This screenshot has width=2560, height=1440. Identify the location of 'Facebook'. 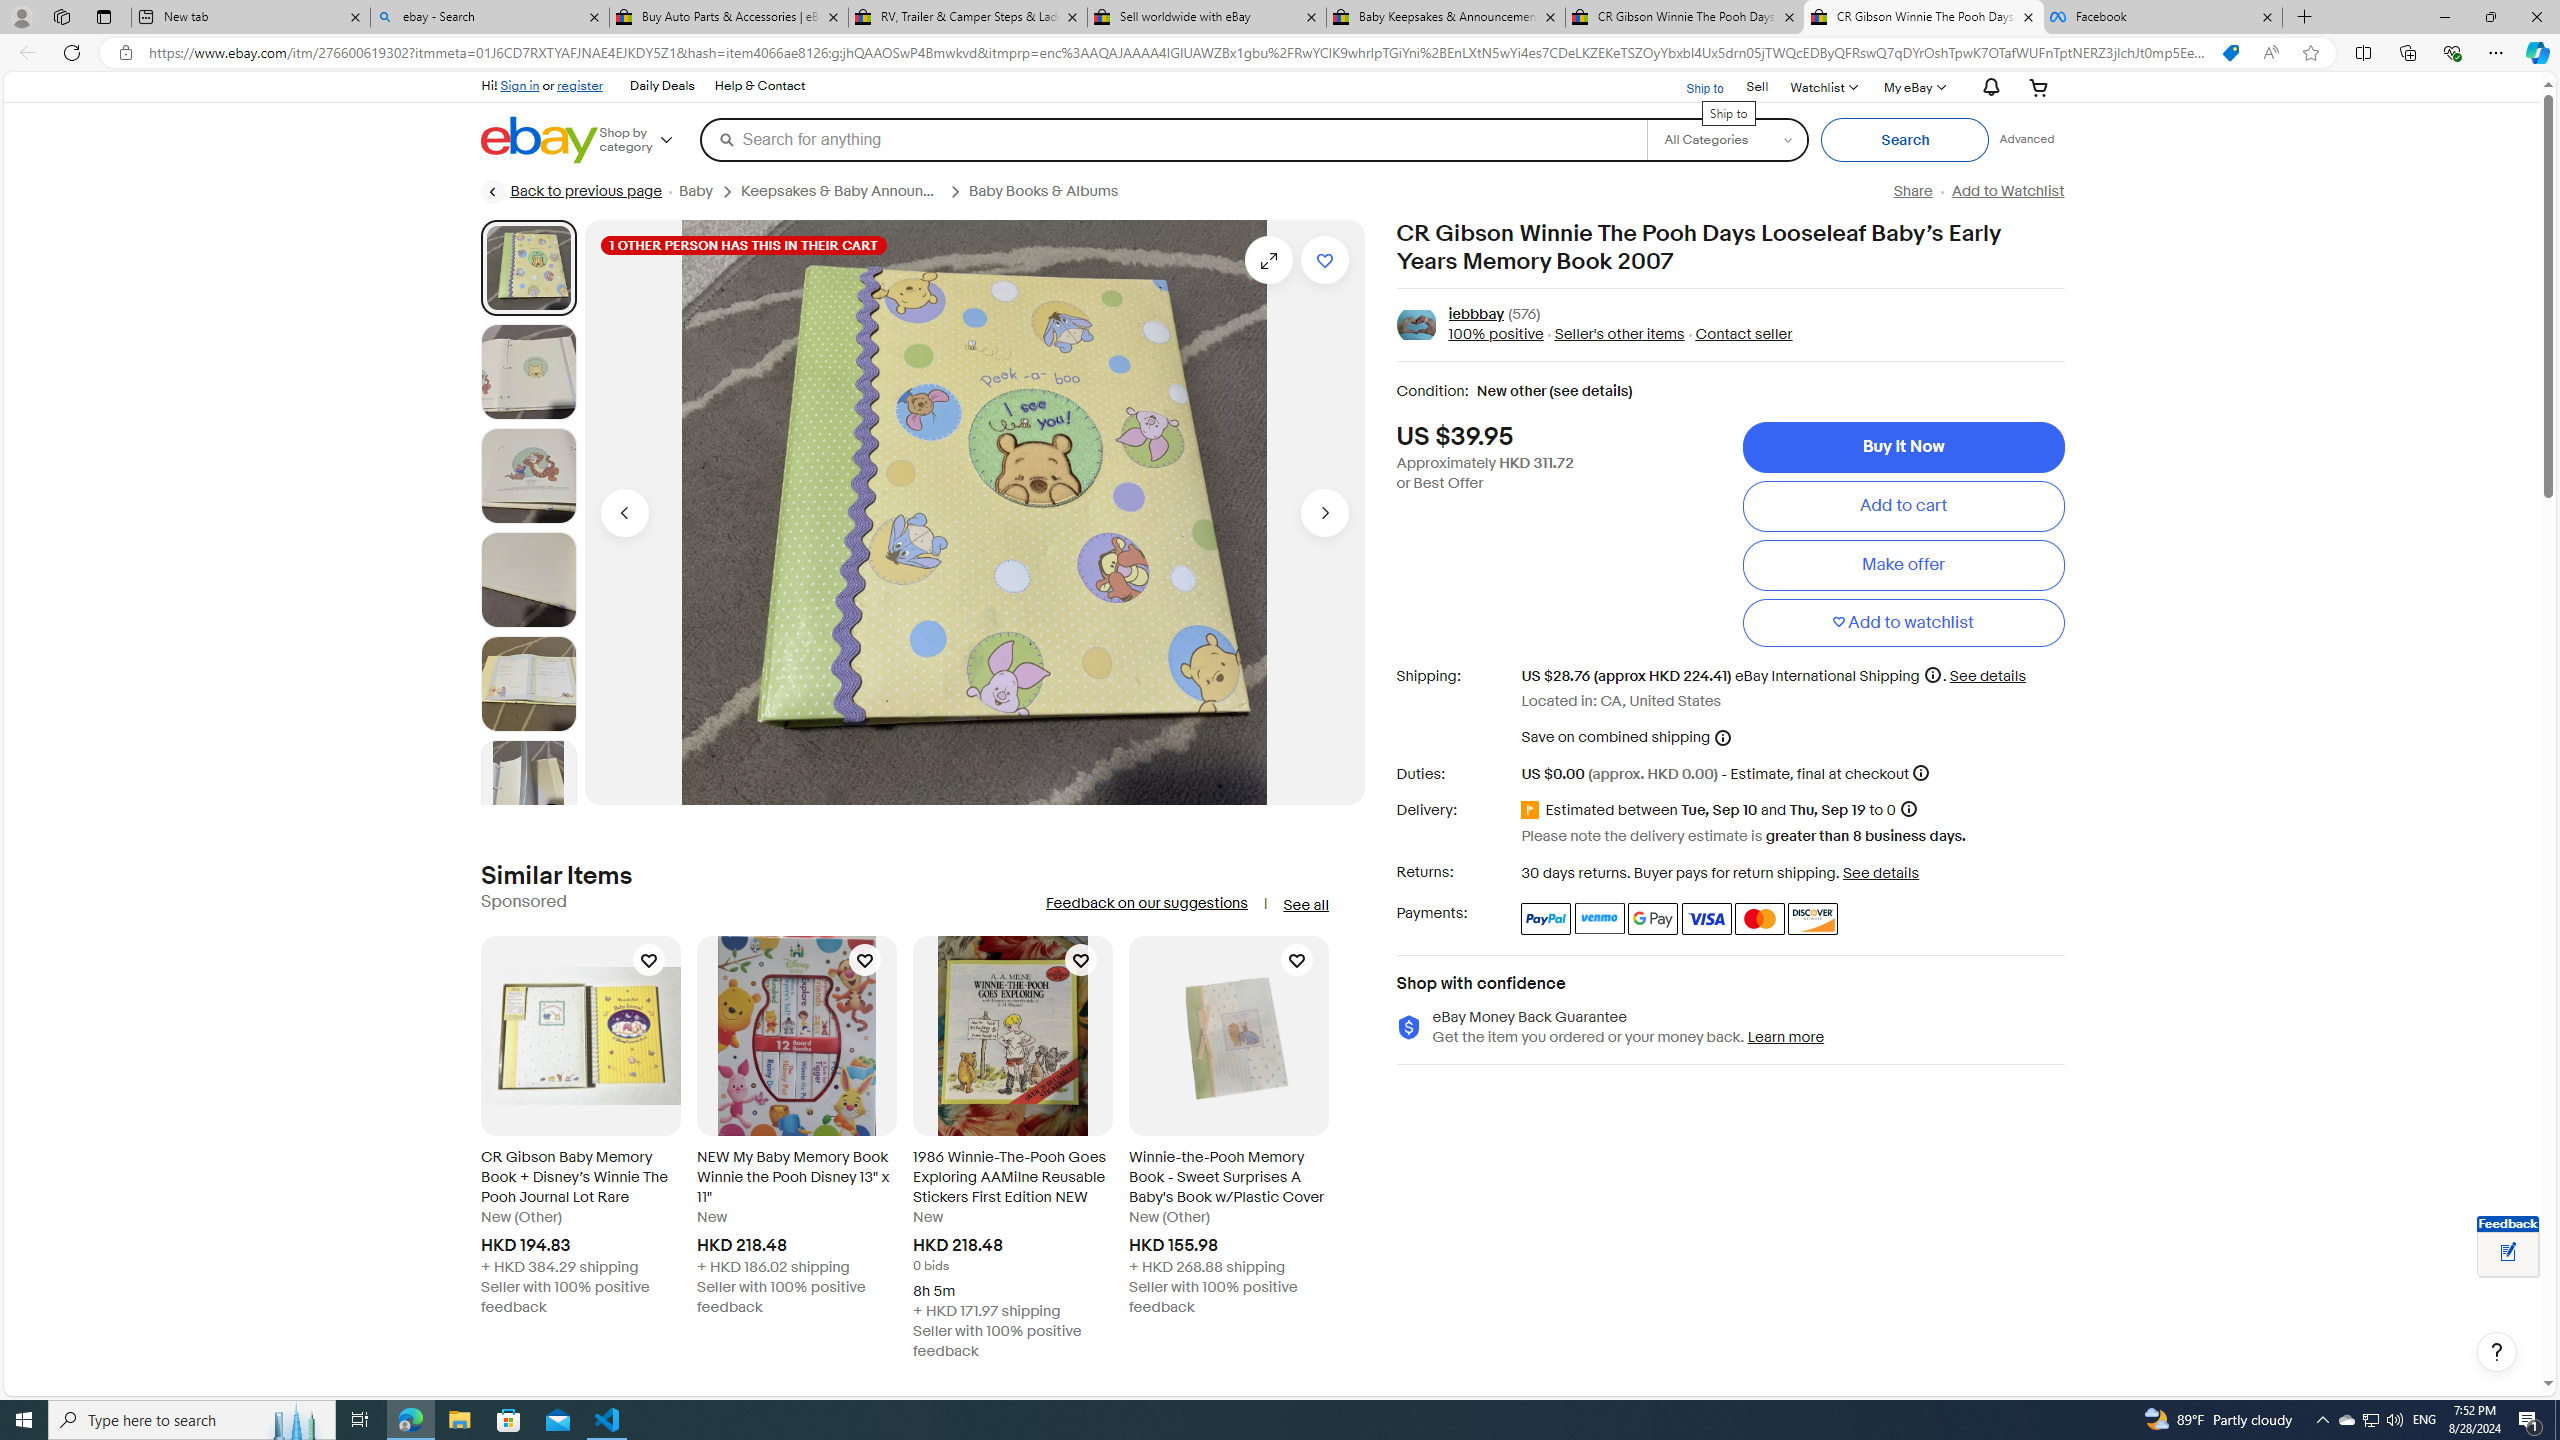
(2162, 16).